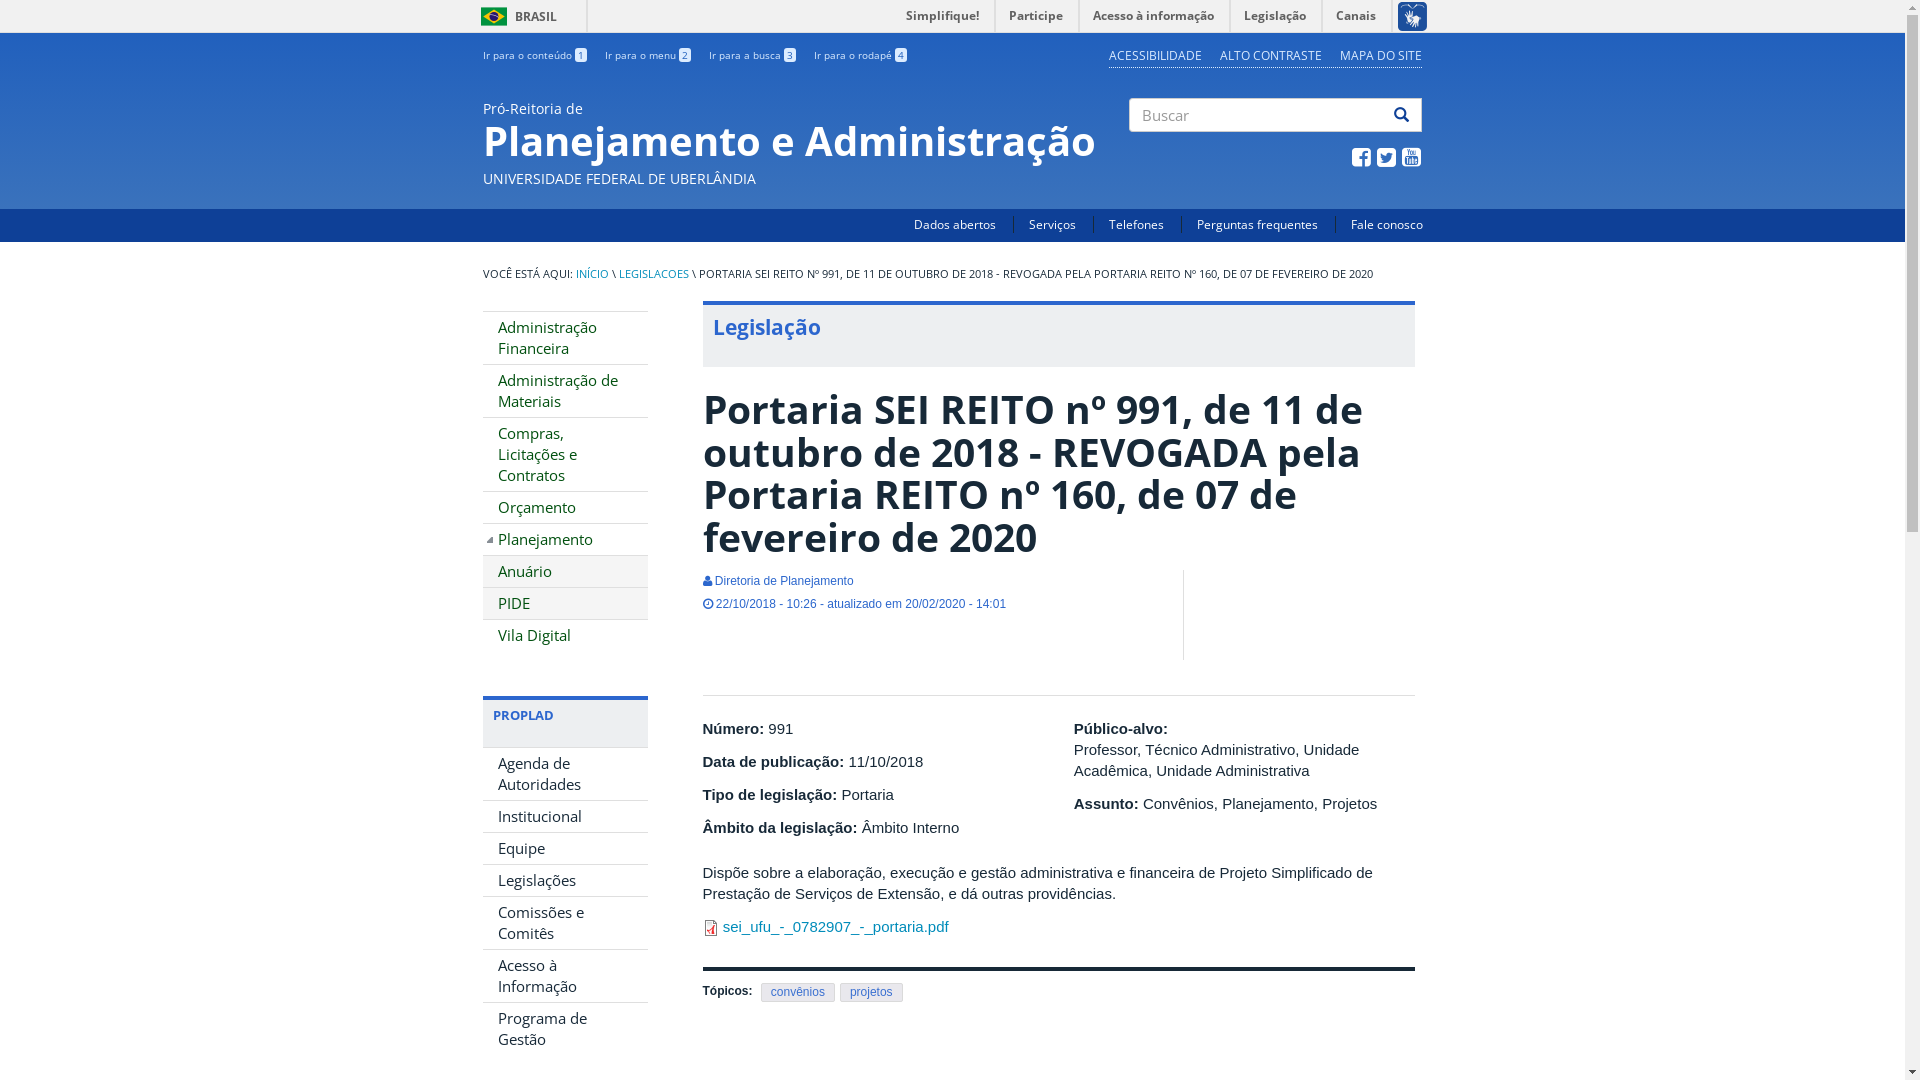 The width and height of the screenshot is (1920, 1080). Describe the element at coordinates (563, 602) in the screenshot. I see `'PIDE'` at that location.